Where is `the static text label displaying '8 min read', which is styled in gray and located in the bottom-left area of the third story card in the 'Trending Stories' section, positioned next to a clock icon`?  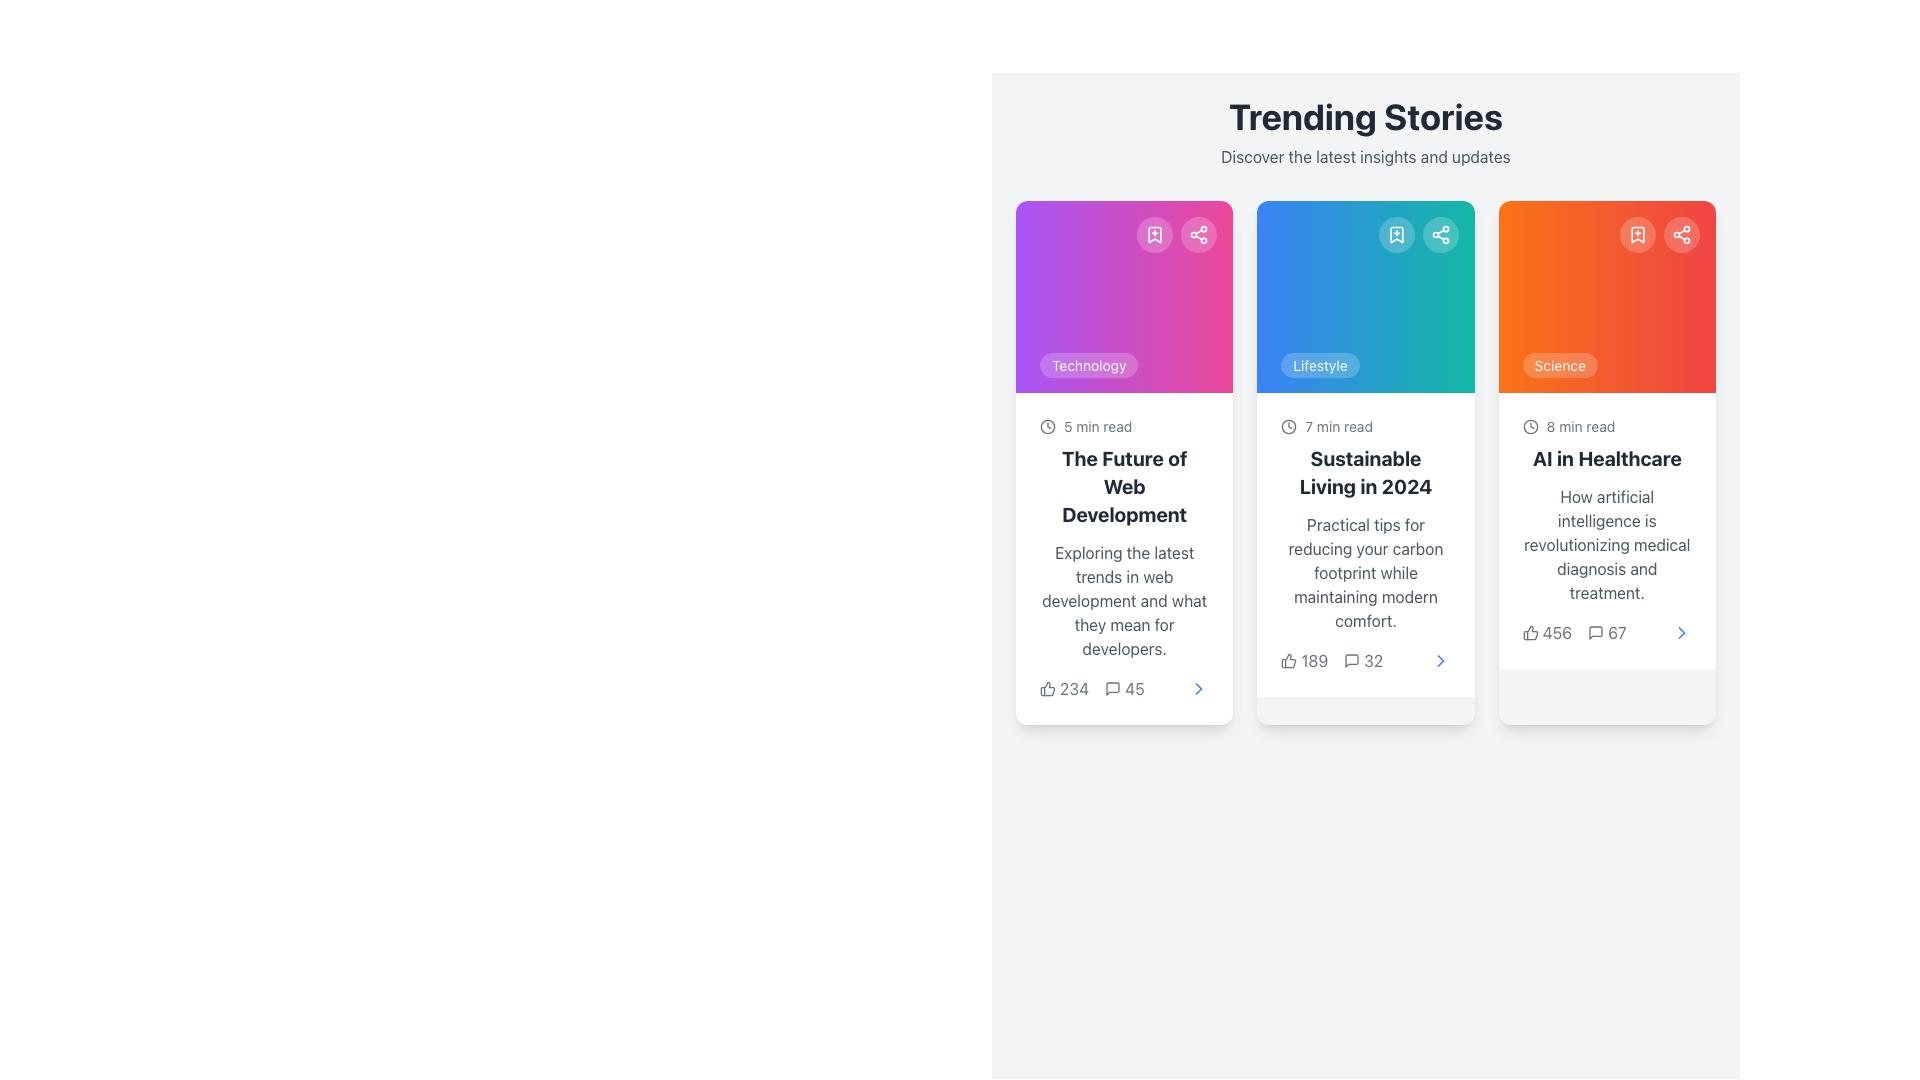
the static text label displaying '8 min read', which is styled in gray and located in the bottom-left area of the third story card in the 'Trending Stories' section, positioned next to a clock icon is located at coordinates (1579, 426).